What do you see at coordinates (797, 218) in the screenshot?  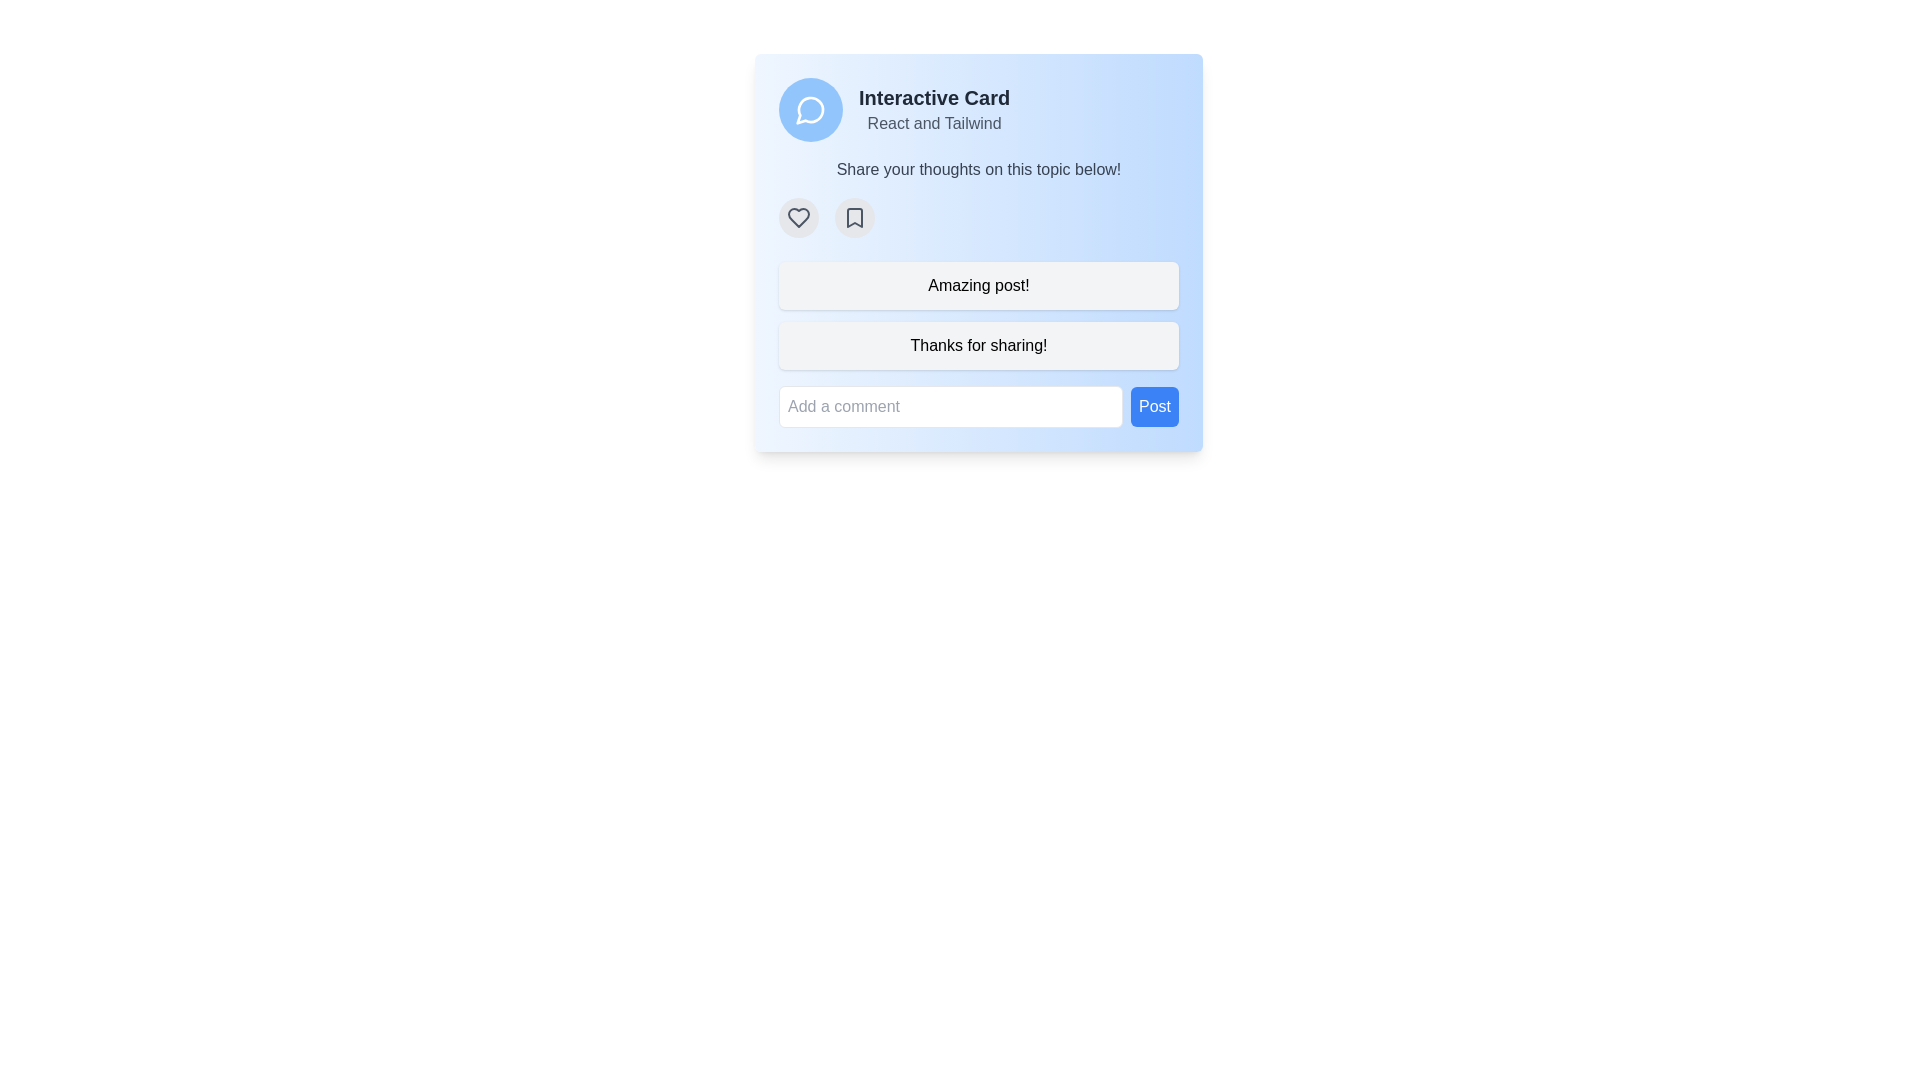 I see `the heart icon representing 'Like' or 'Favorite' action` at bounding box center [797, 218].